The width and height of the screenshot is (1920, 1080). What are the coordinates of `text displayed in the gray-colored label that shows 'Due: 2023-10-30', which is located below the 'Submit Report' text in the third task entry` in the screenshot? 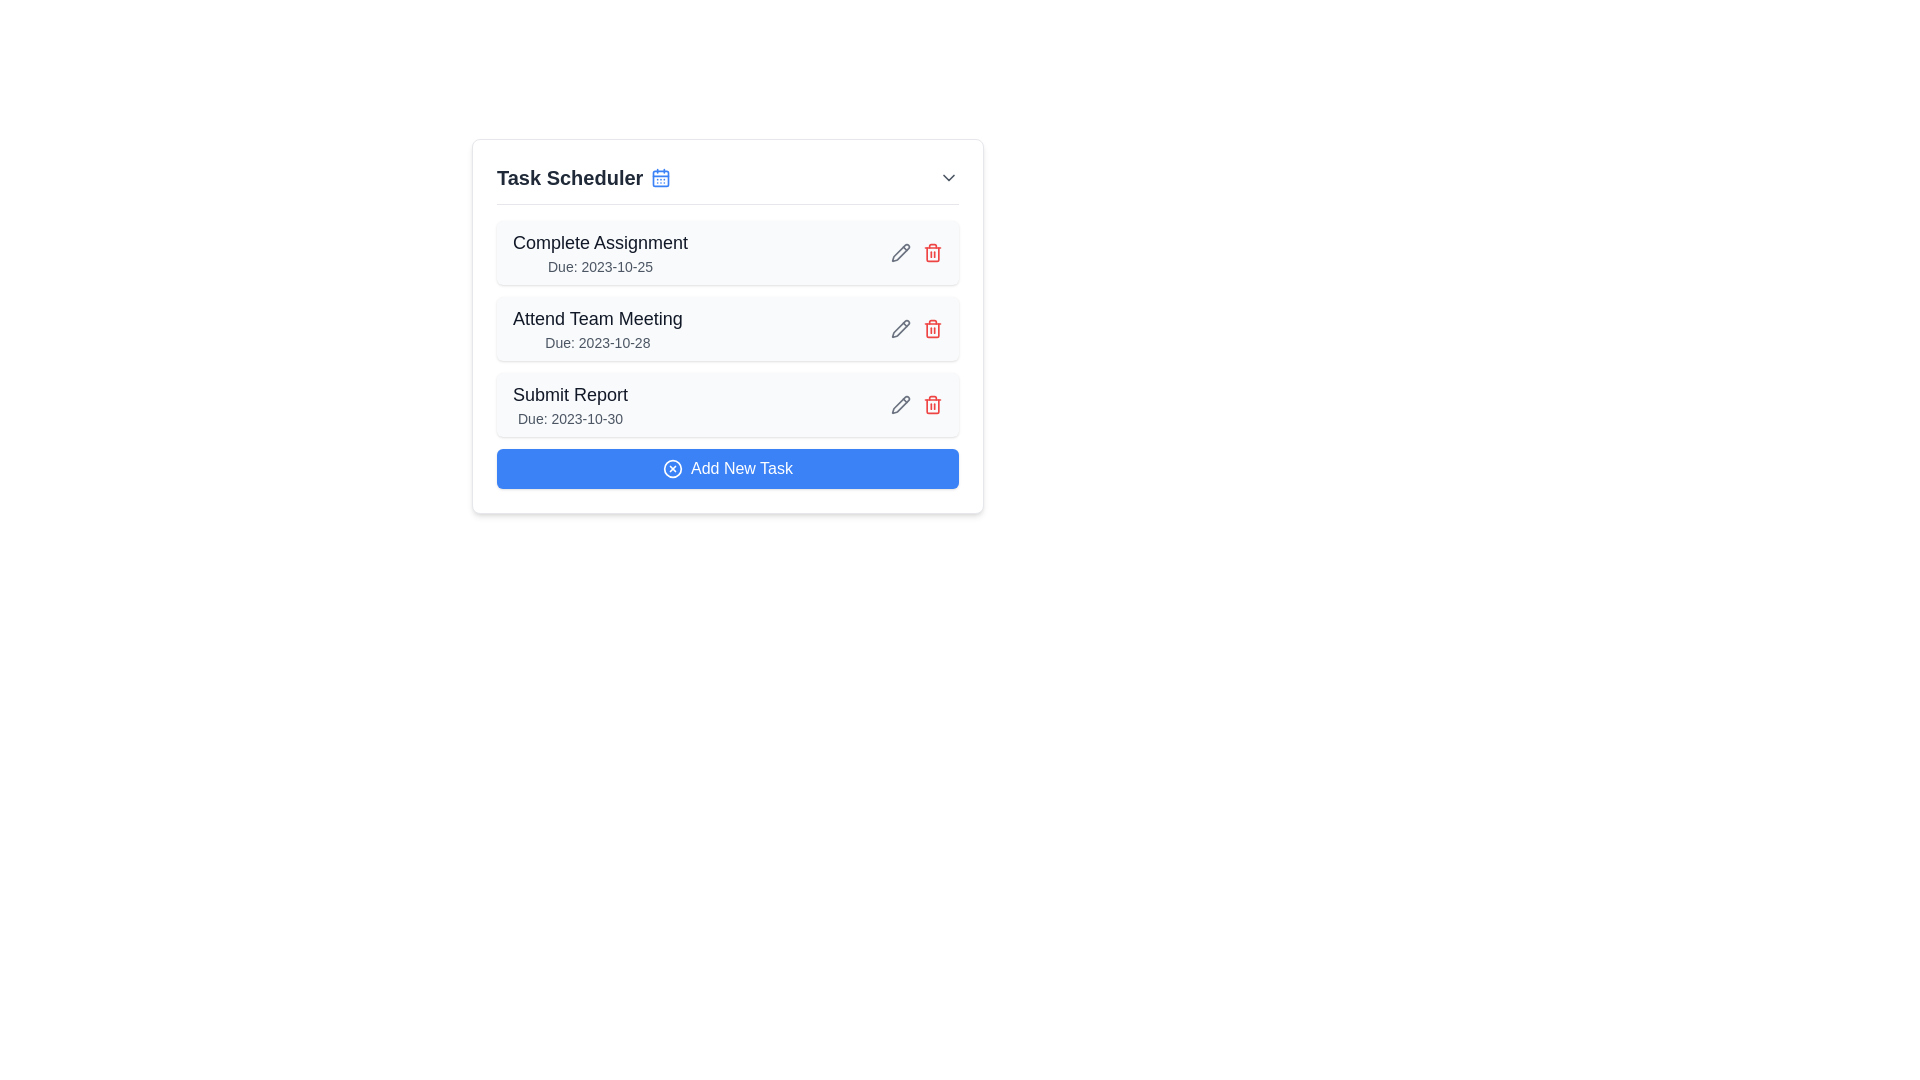 It's located at (569, 418).